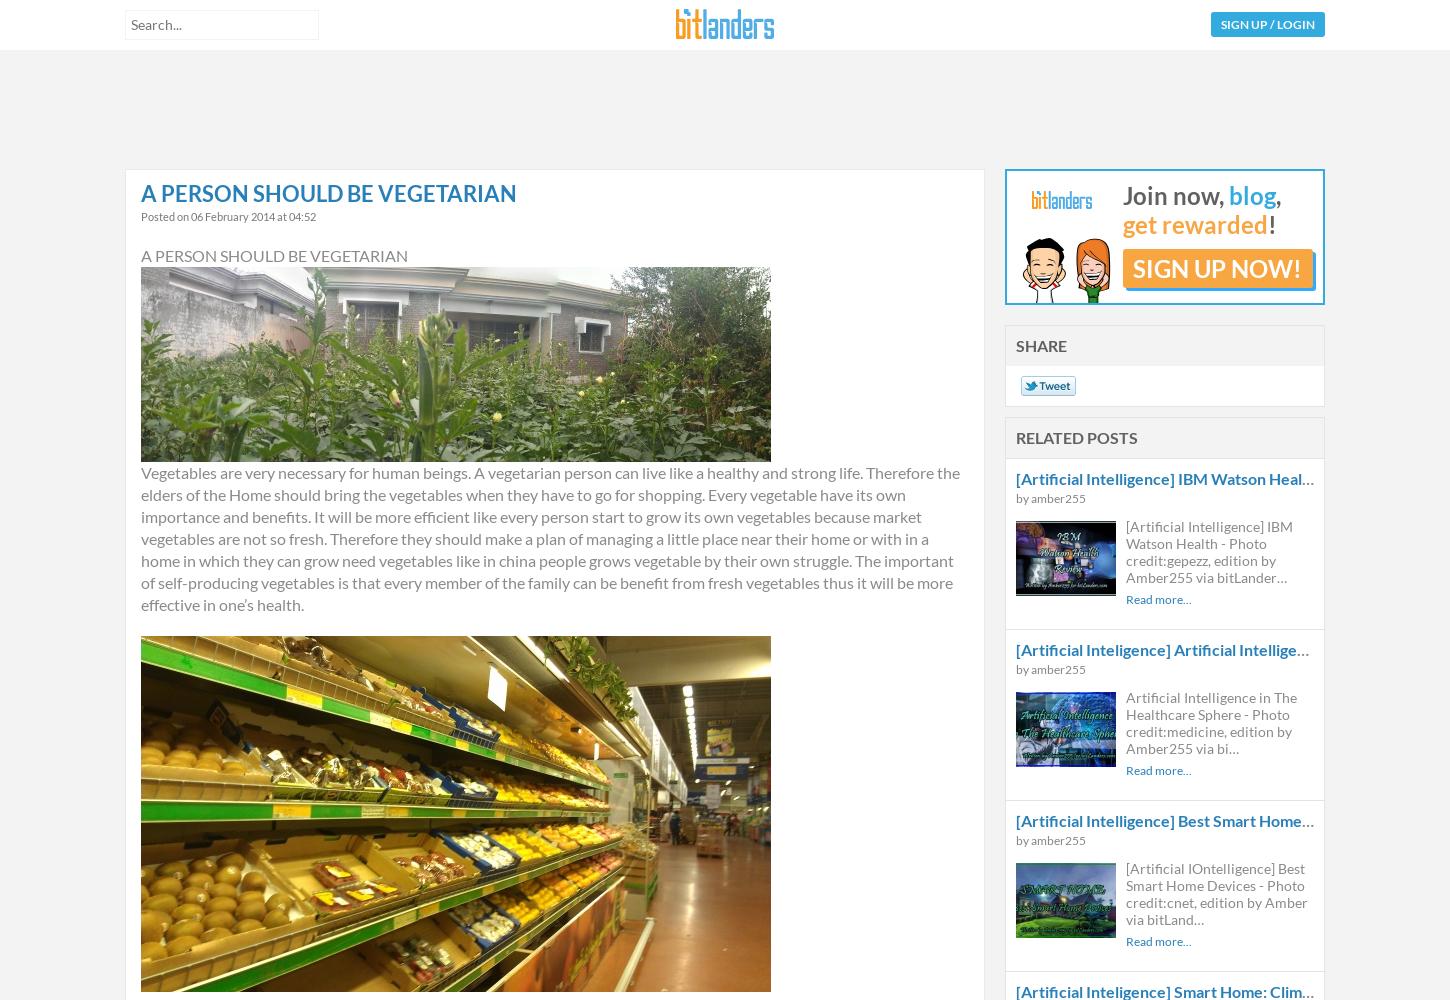 Image resolution: width=1450 pixels, height=1000 pixels. I want to click on 'Posted on', so click(165, 215).